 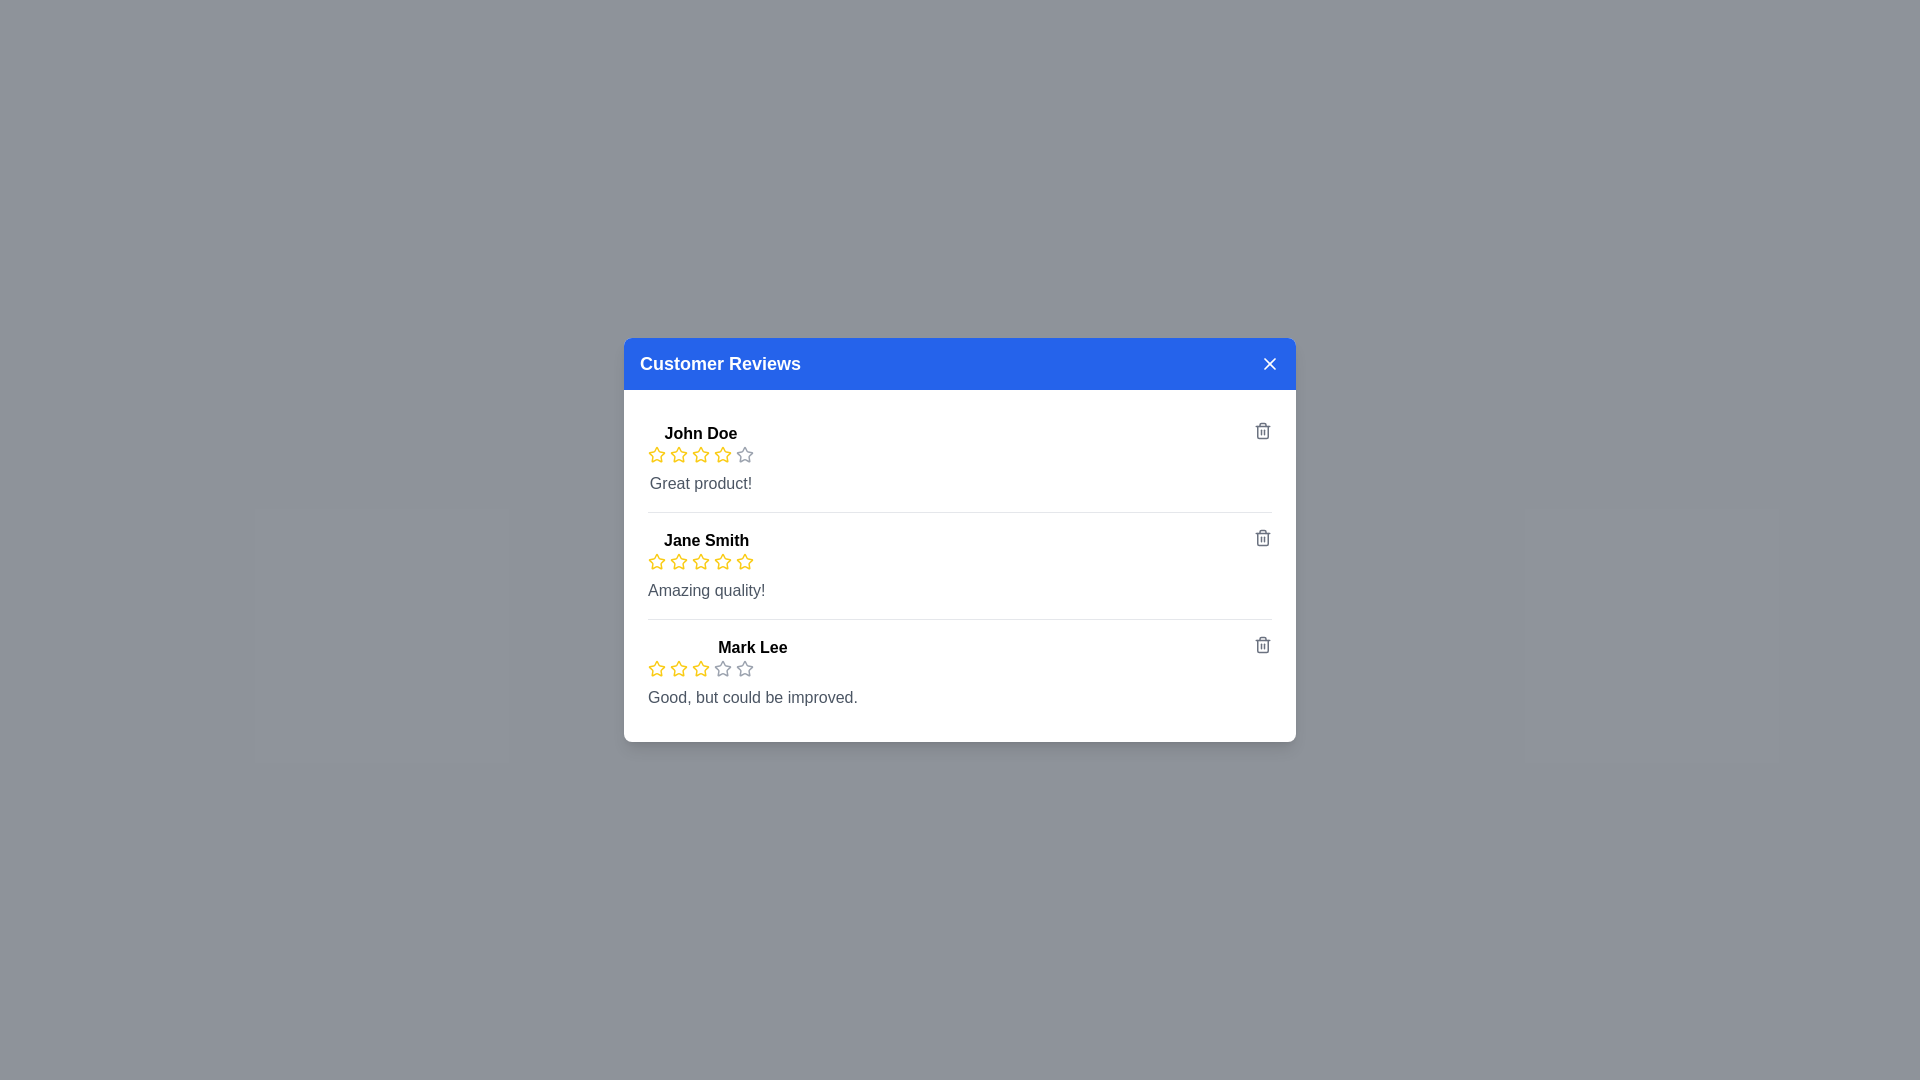 I want to click on the trash icon associated with the review by John Doe, so click(x=1261, y=430).